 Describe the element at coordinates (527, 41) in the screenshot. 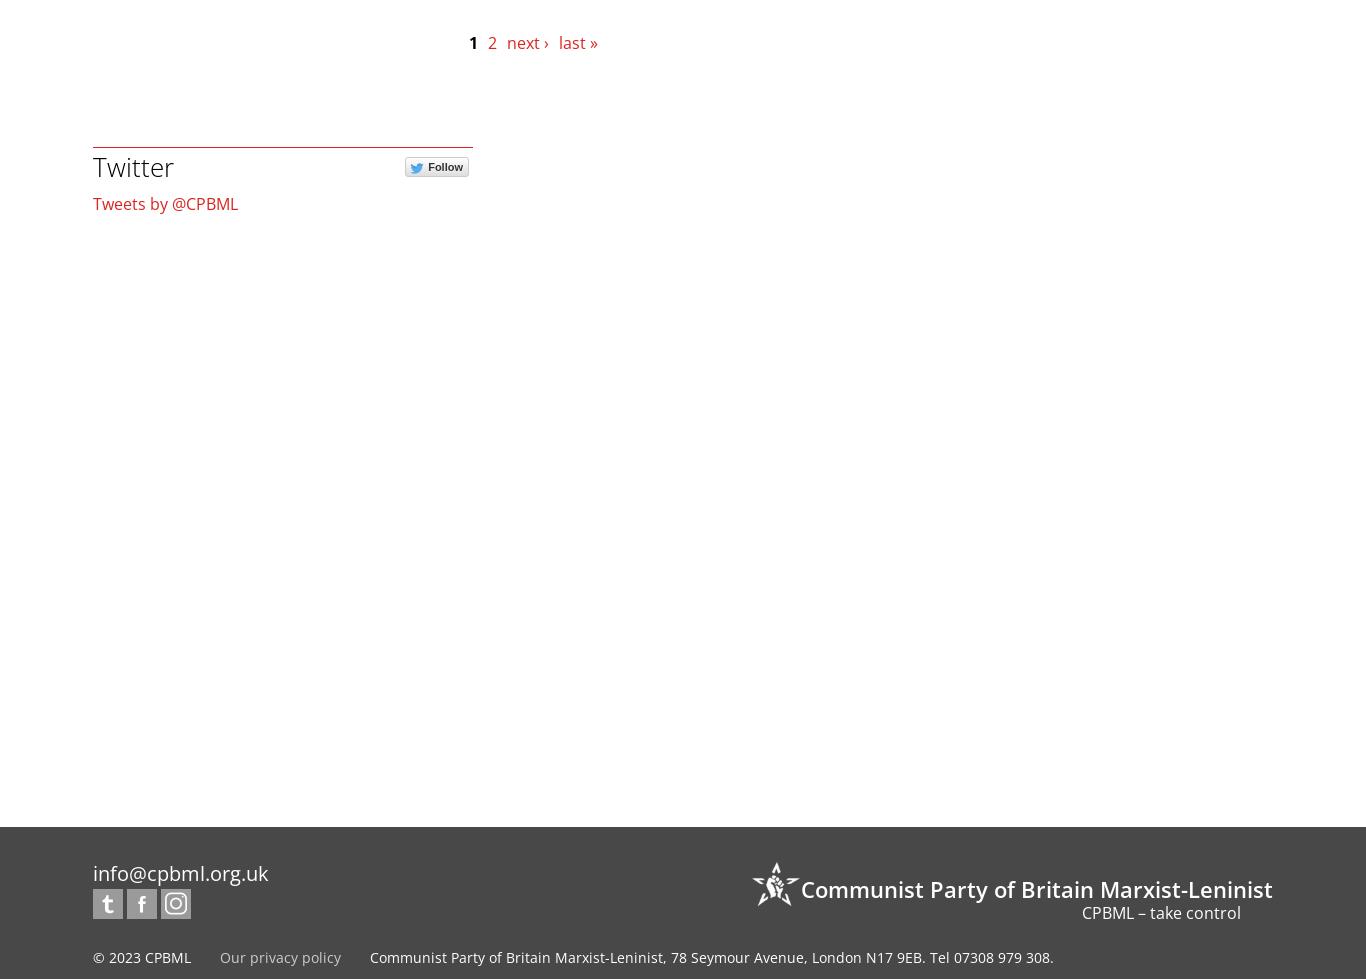

I see `'next ›'` at that location.